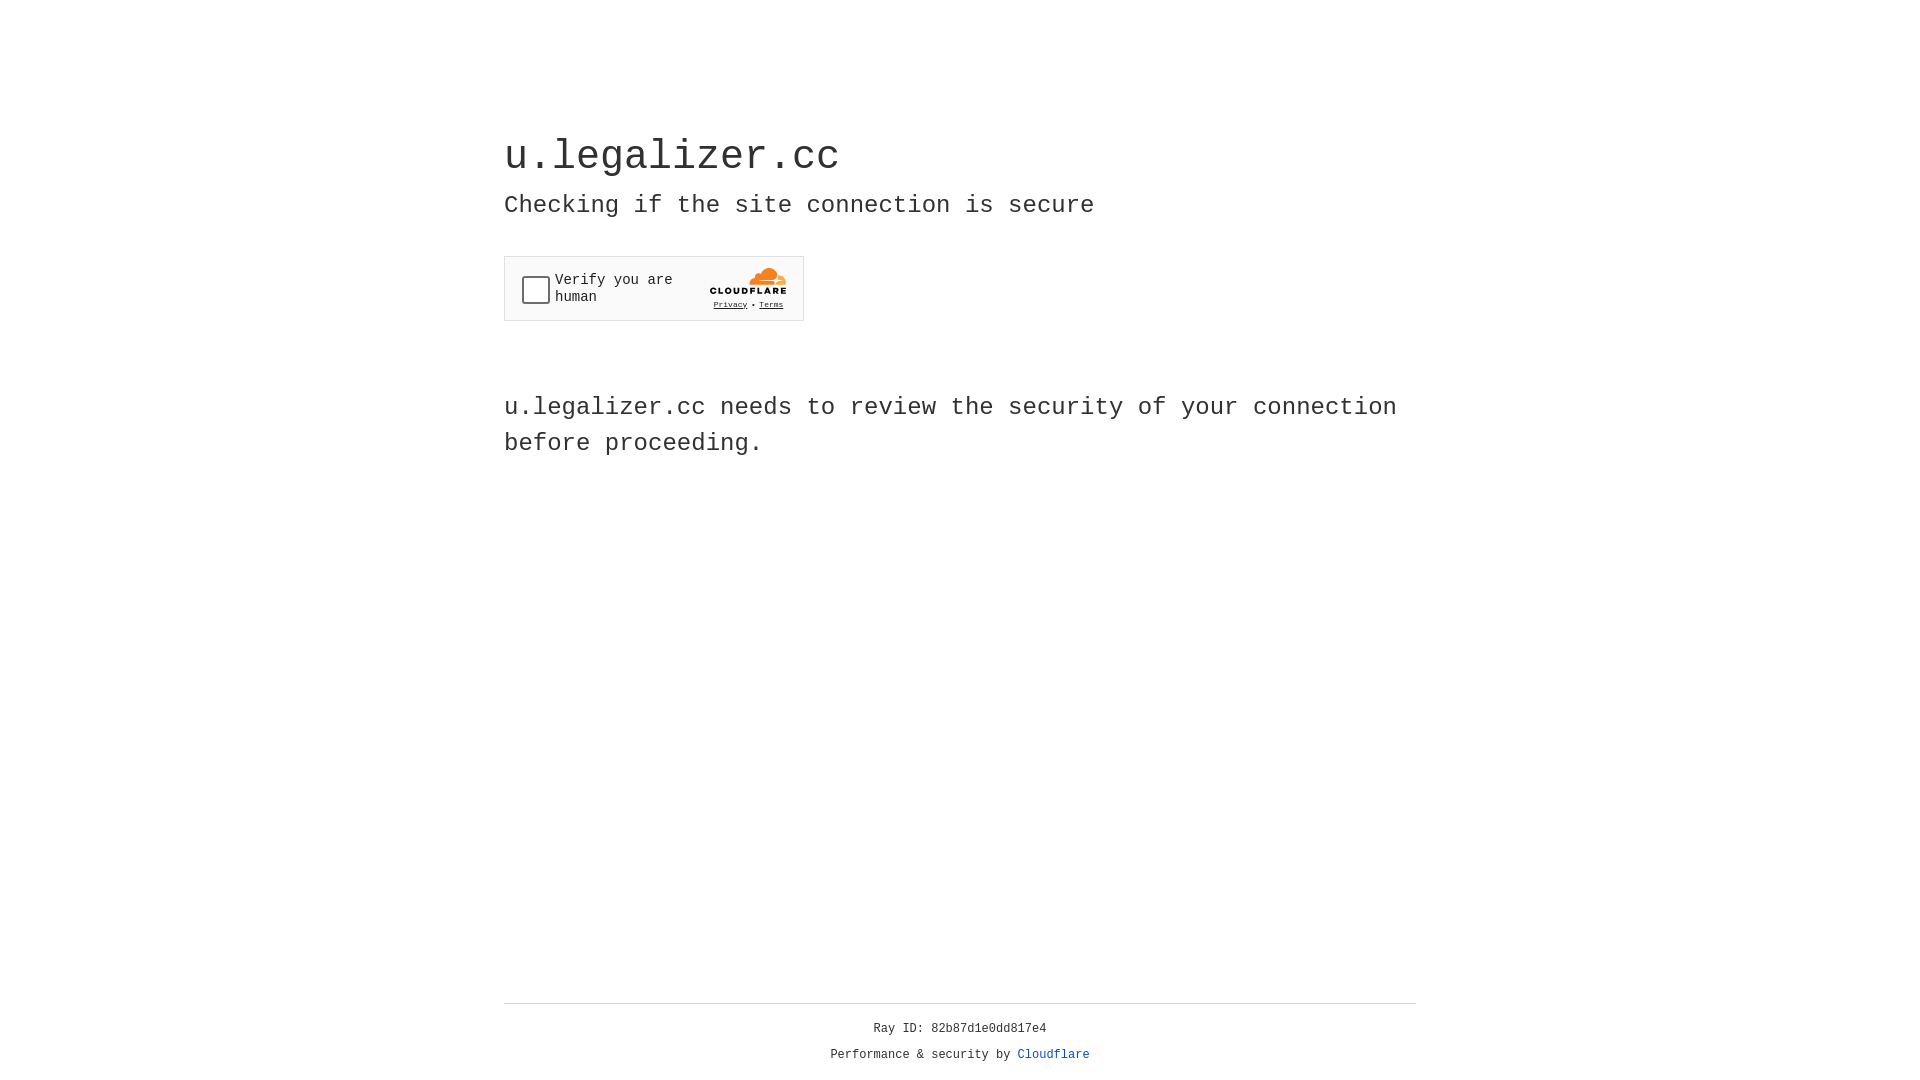 Image resolution: width=1920 pixels, height=1080 pixels. Describe the element at coordinates (653, 288) in the screenshot. I see `'Widget containing a Cloudflare security challenge'` at that location.